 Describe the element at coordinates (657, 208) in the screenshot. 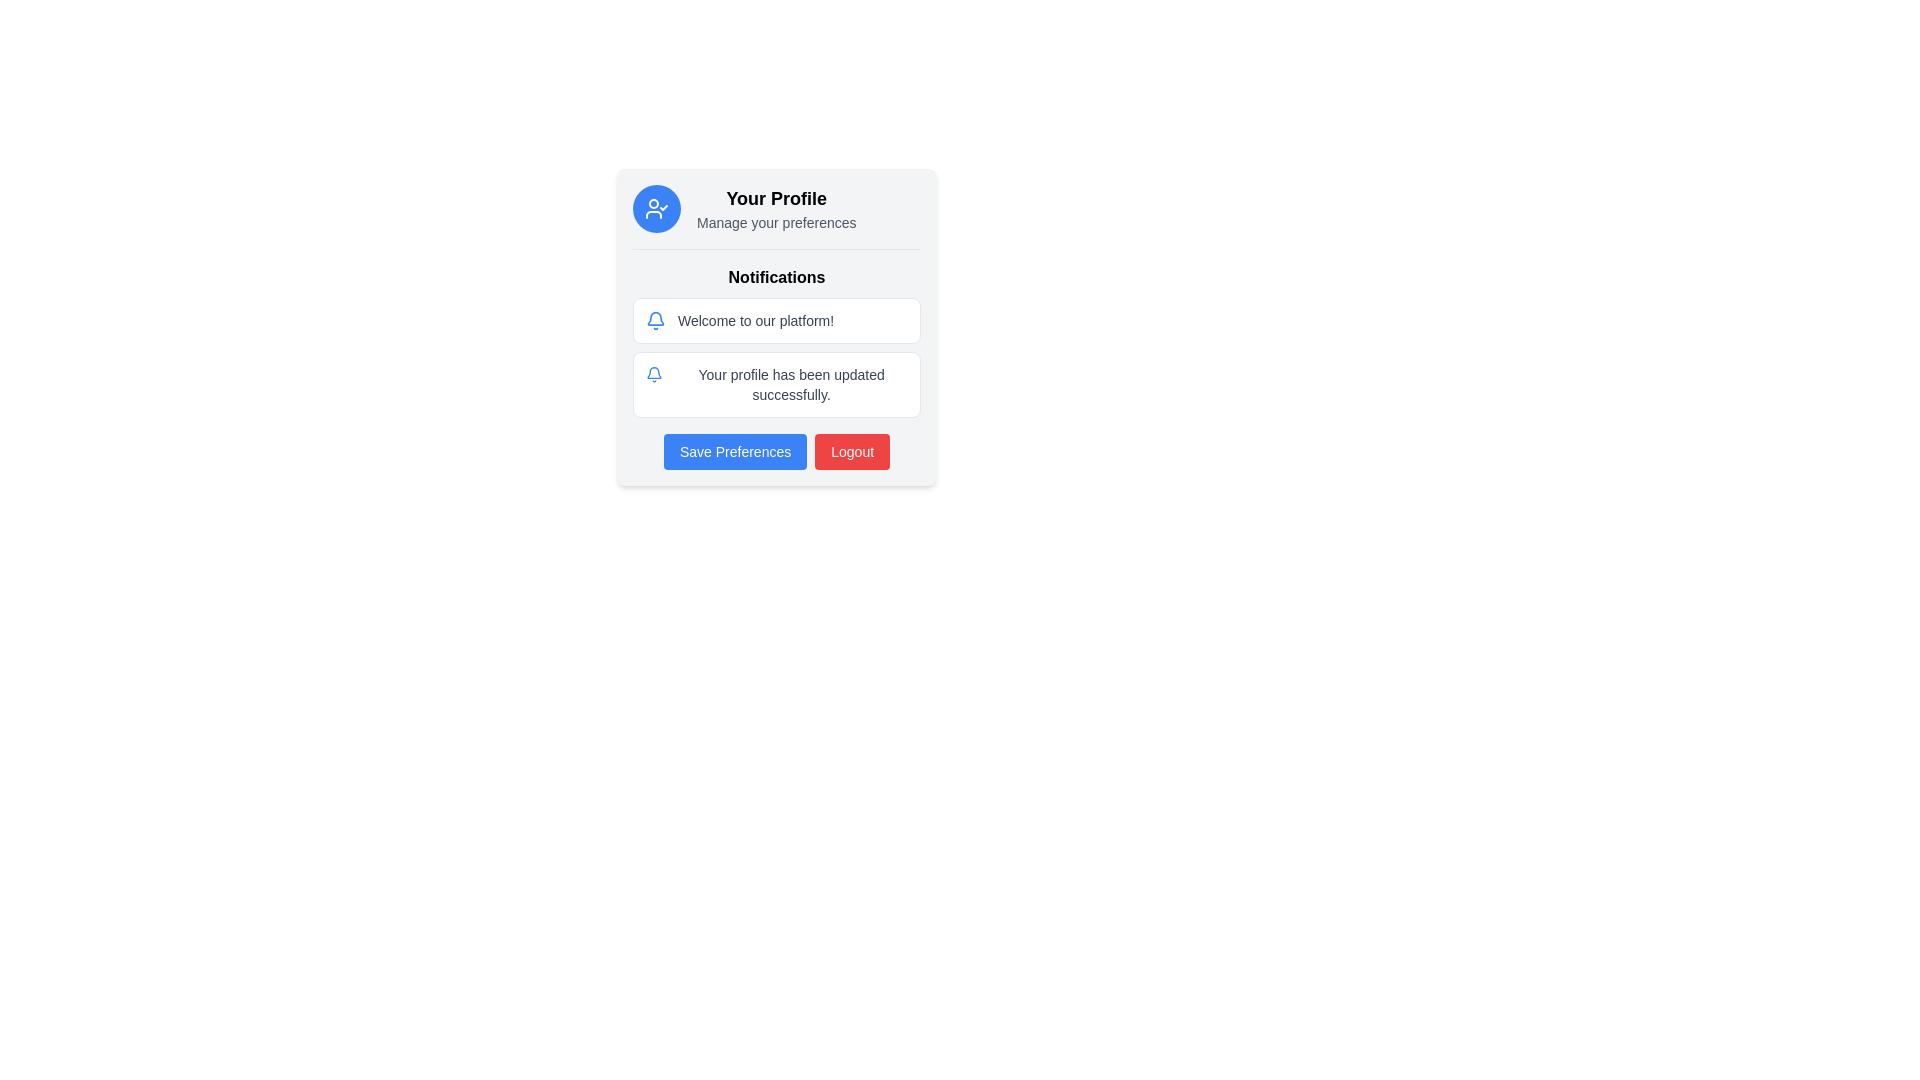

I see `the user icon with a checkmark, which is styled in white and placed within a blue circular background, located in the top-left of the profile card interface header` at that location.